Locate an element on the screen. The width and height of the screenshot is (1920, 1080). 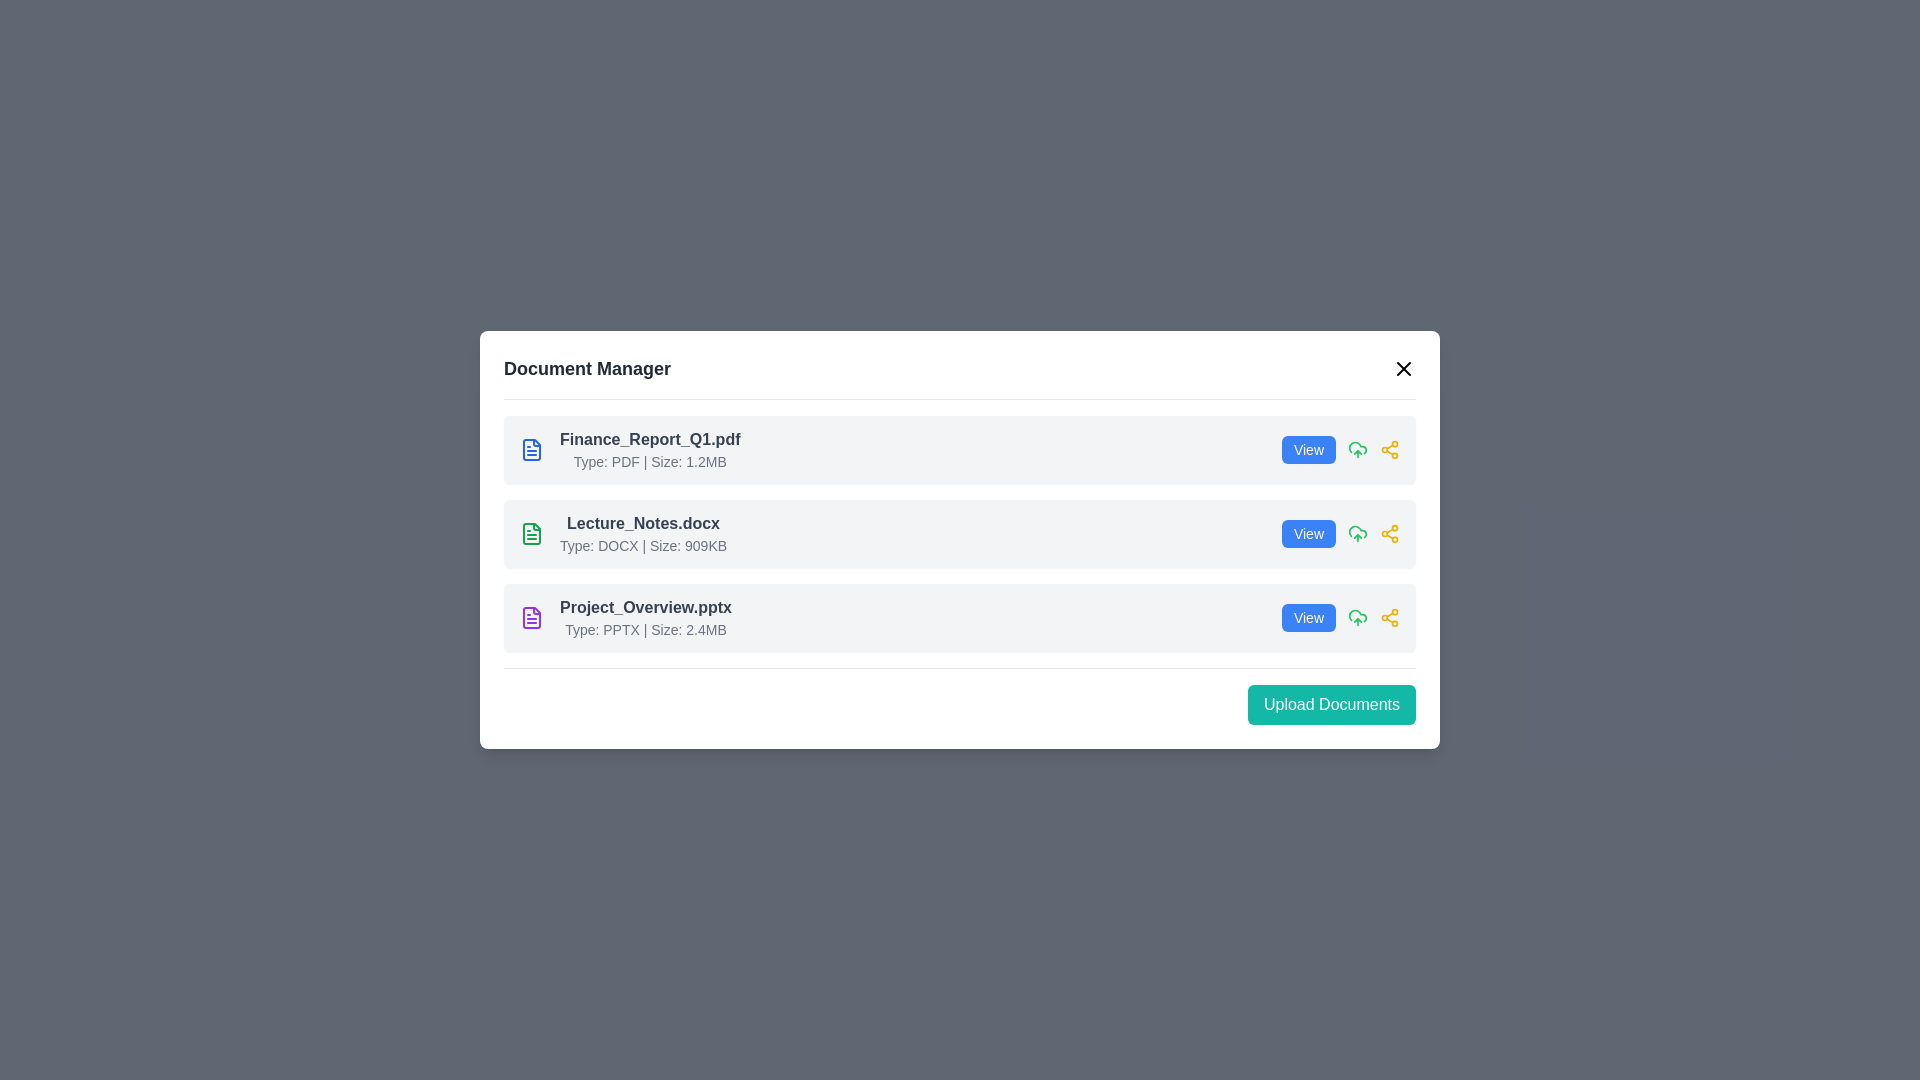
the yellow 'Share' icon, which is the third icon in a row next to the 'View' button in the 'Document Manager' dialog box is located at coordinates (1389, 616).